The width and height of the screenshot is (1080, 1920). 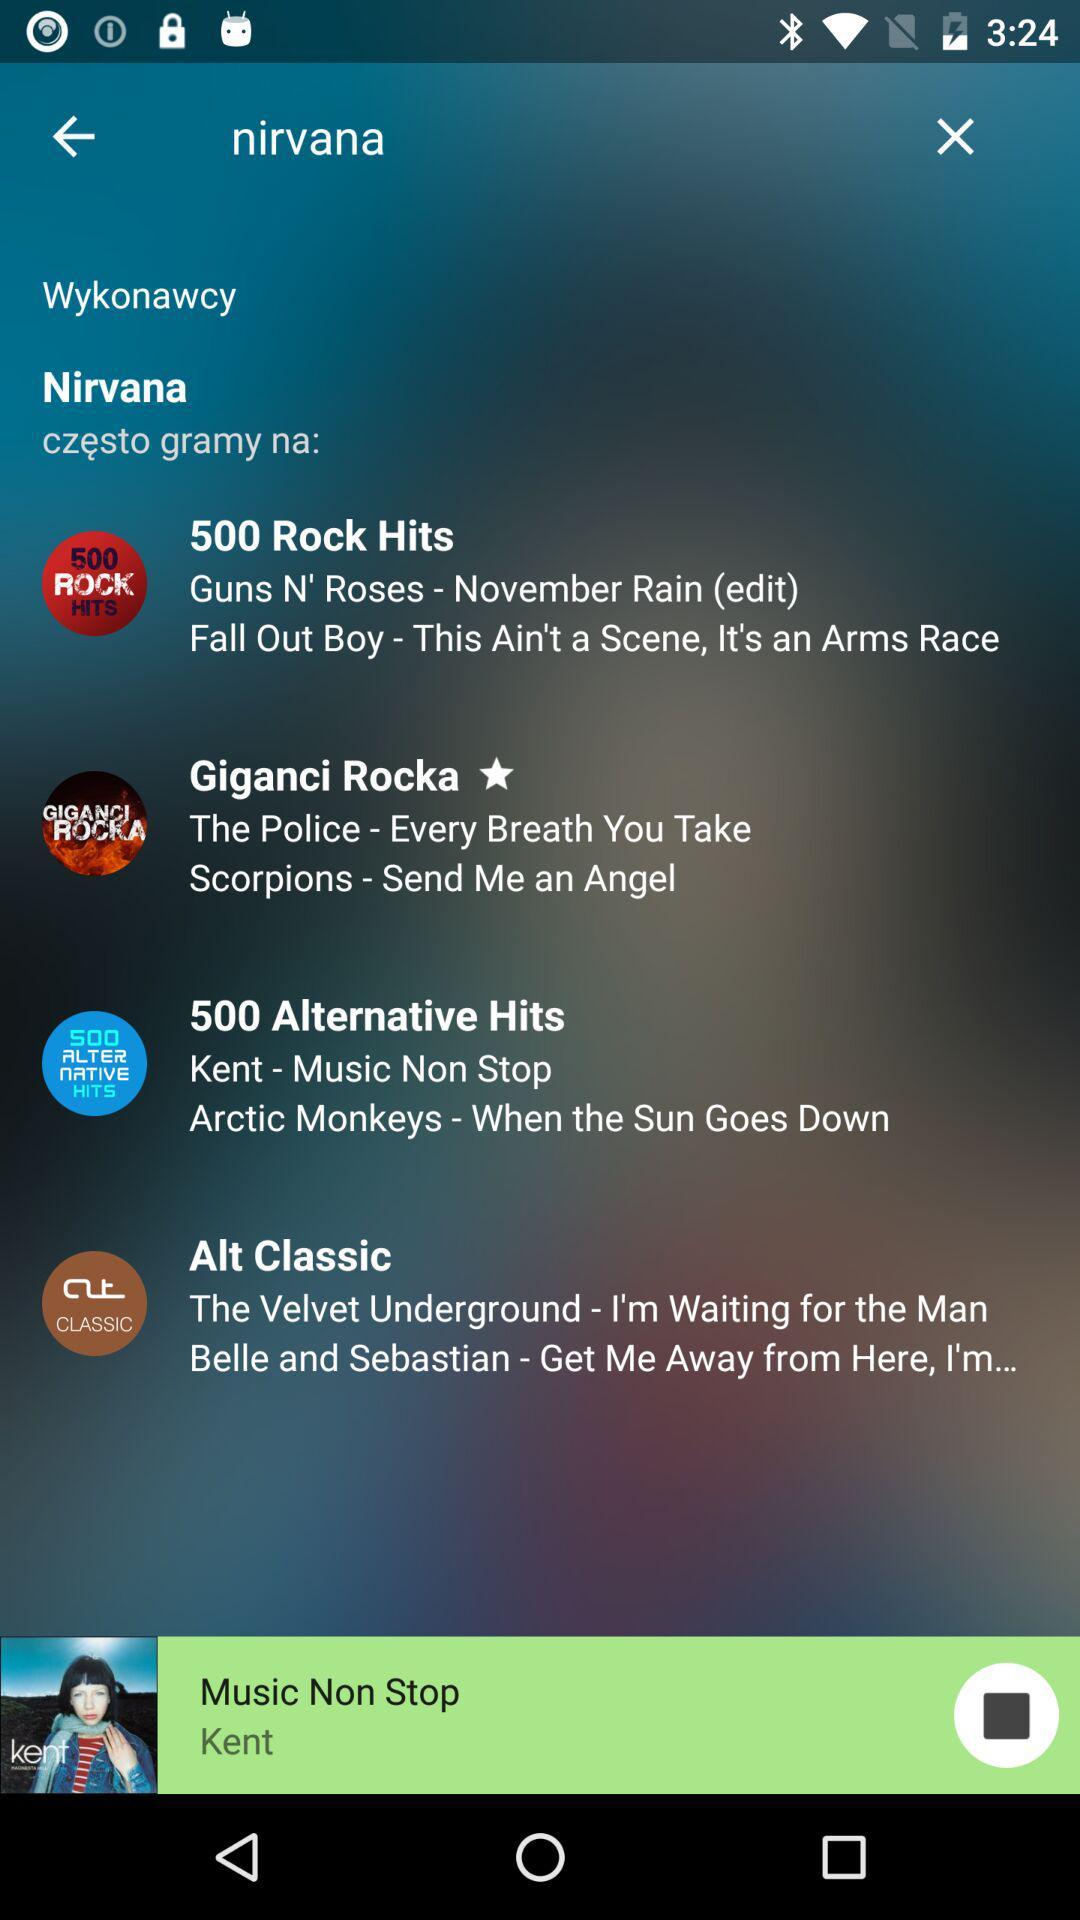 What do you see at coordinates (1006, 1714) in the screenshot?
I see `the item at the bottom right corner` at bounding box center [1006, 1714].